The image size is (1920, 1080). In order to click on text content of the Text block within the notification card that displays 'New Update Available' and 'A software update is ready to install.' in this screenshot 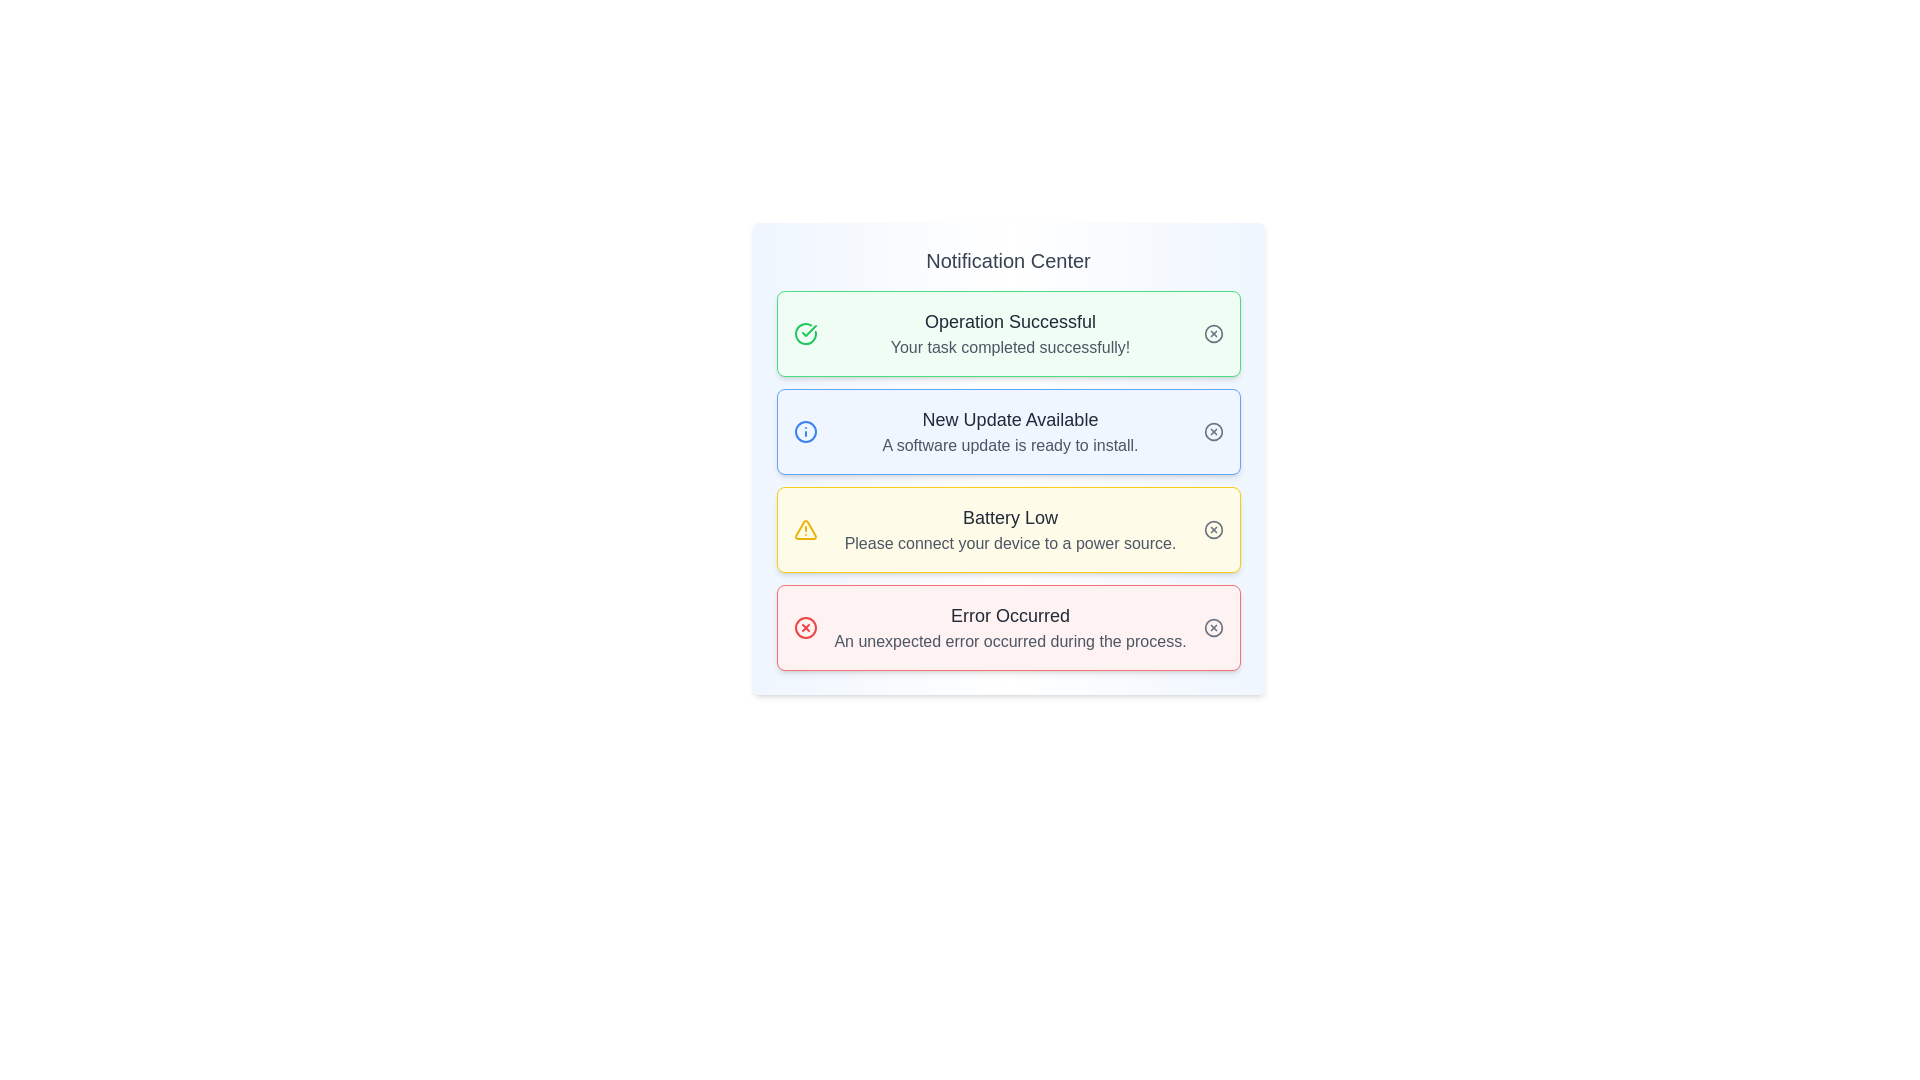, I will do `click(1010, 431)`.